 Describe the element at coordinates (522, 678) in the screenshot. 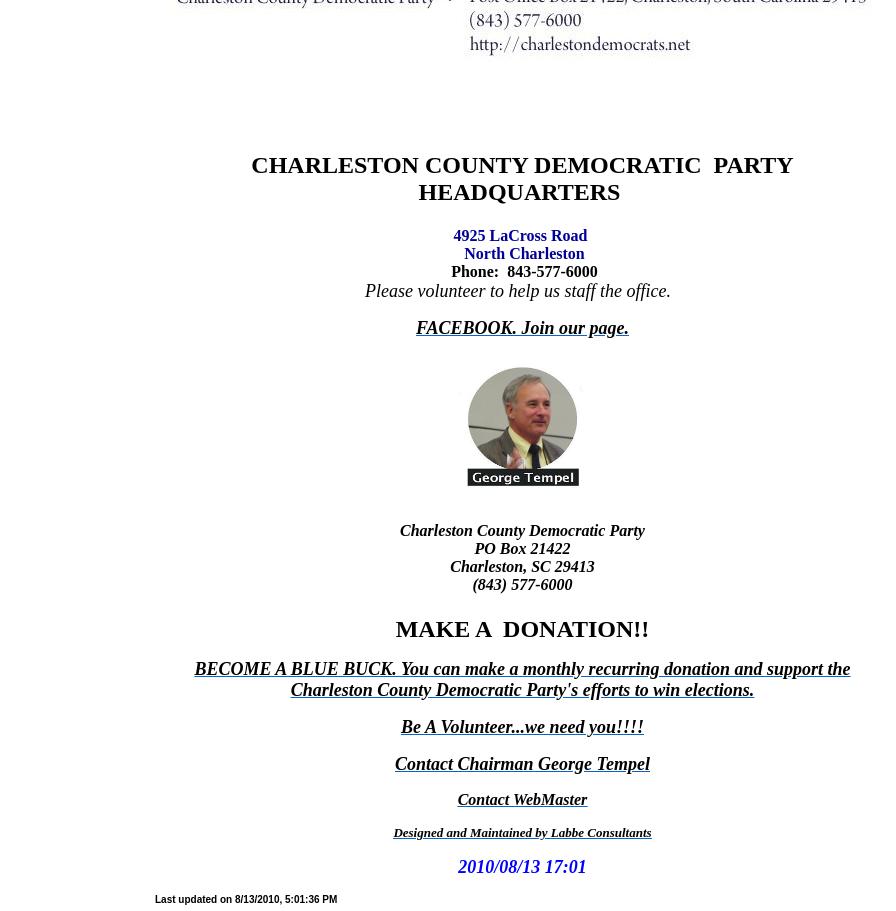

I see `'BECOME A BLUE BUCK. You can make a monthly recurring donation and support the Charleston County Democratic Party's efforts
                                       to win elections.'` at that location.